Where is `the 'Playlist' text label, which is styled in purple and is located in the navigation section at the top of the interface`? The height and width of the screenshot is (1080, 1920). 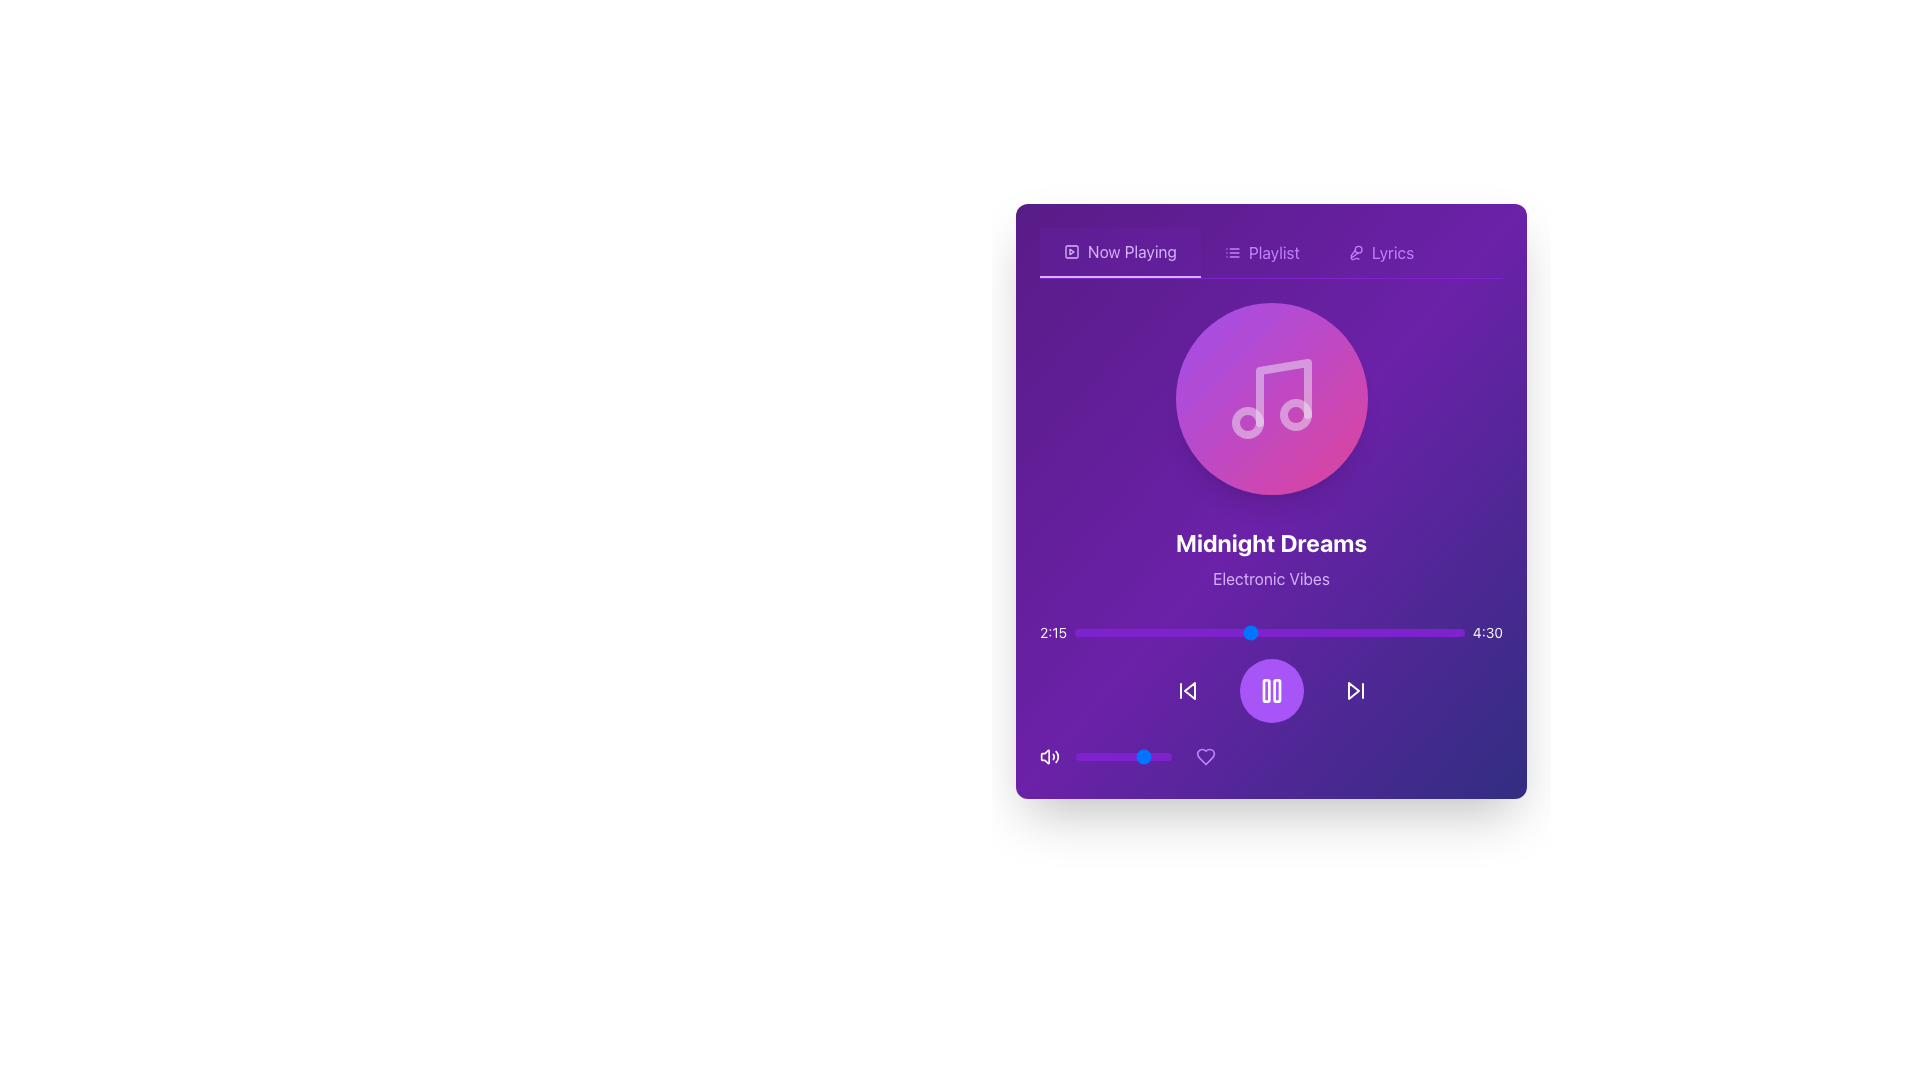 the 'Playlist' text label, which is styled in purple and is located in the navigation section at the top of the interface is located at coordinates (1273, 252).